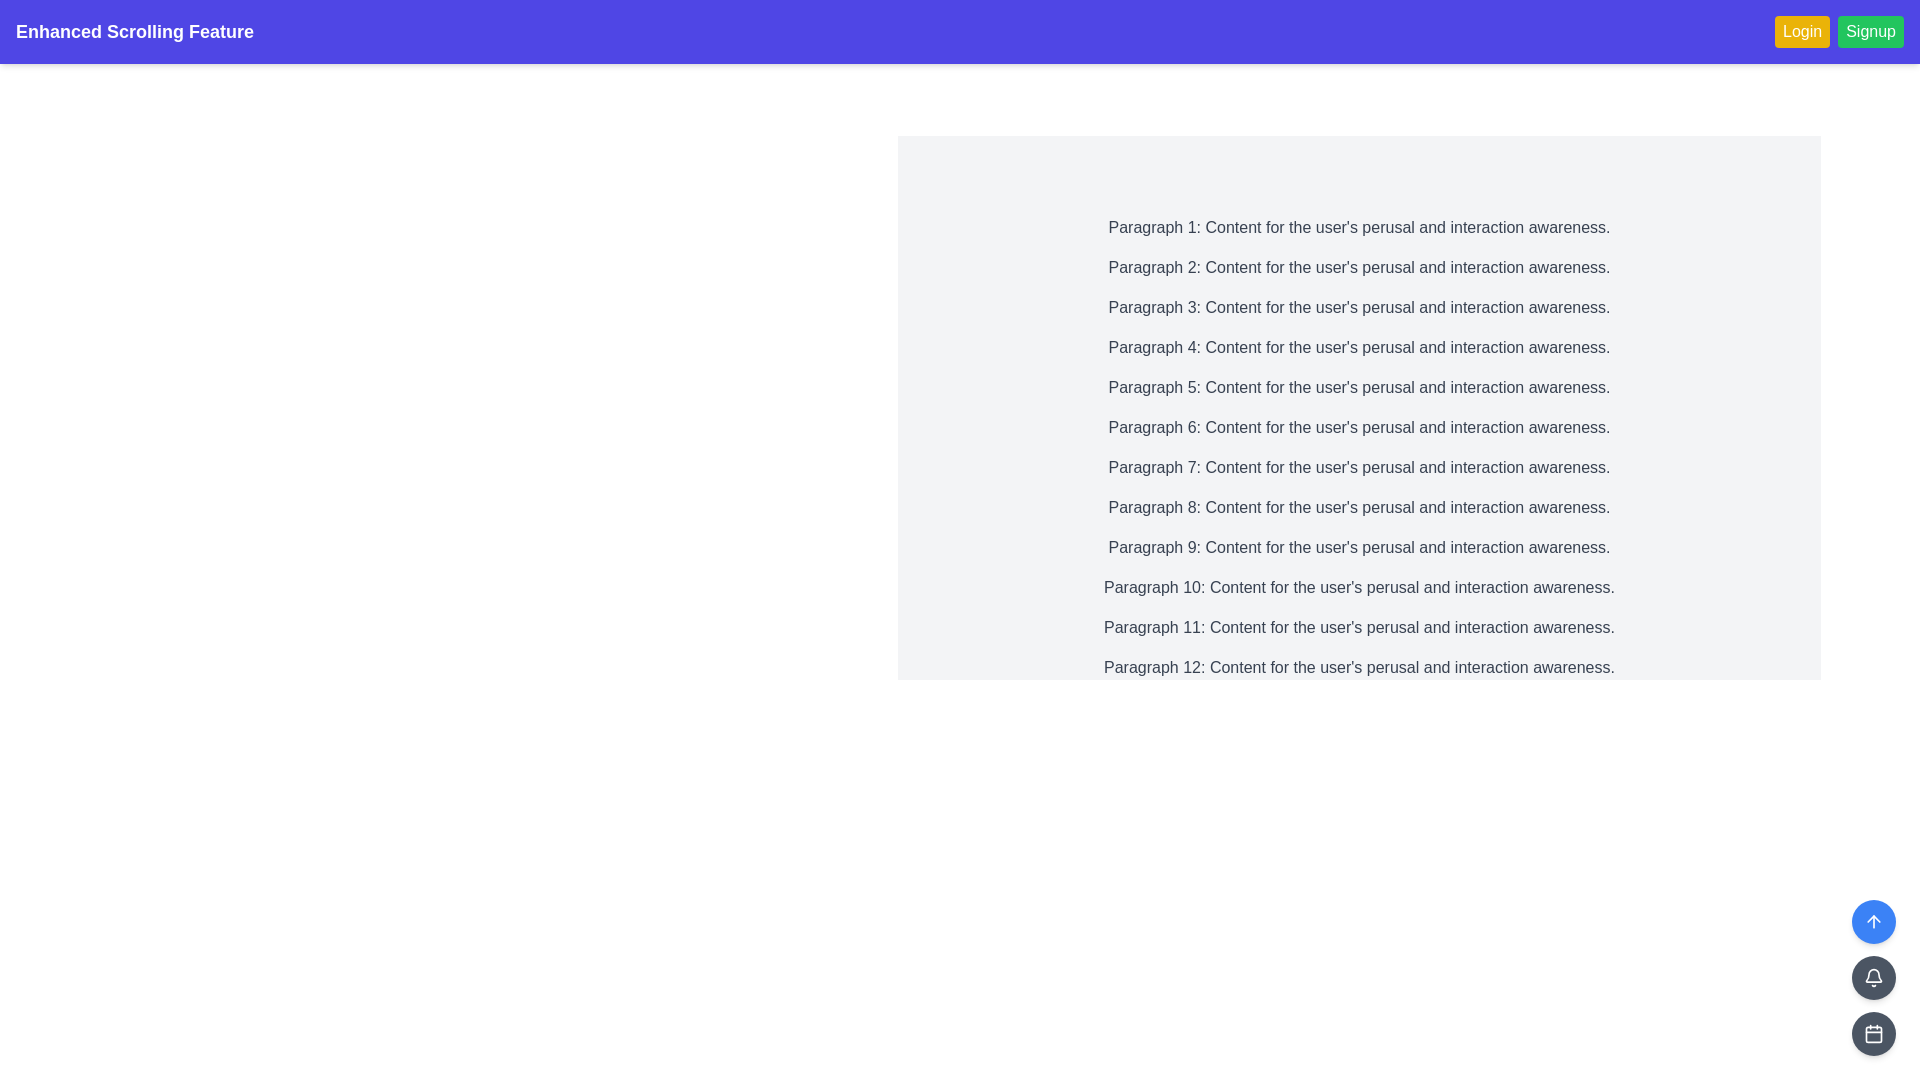 This screenshot has width=1920, height=1080. Describe the element at coordinates (1359, 266) in the screenshot. I see `the static text element displaying 'Paragraph 2: Content for the user's perusal and interaction awareness.' which is the second item in the vertically stacked list of paragraphs` at that location.